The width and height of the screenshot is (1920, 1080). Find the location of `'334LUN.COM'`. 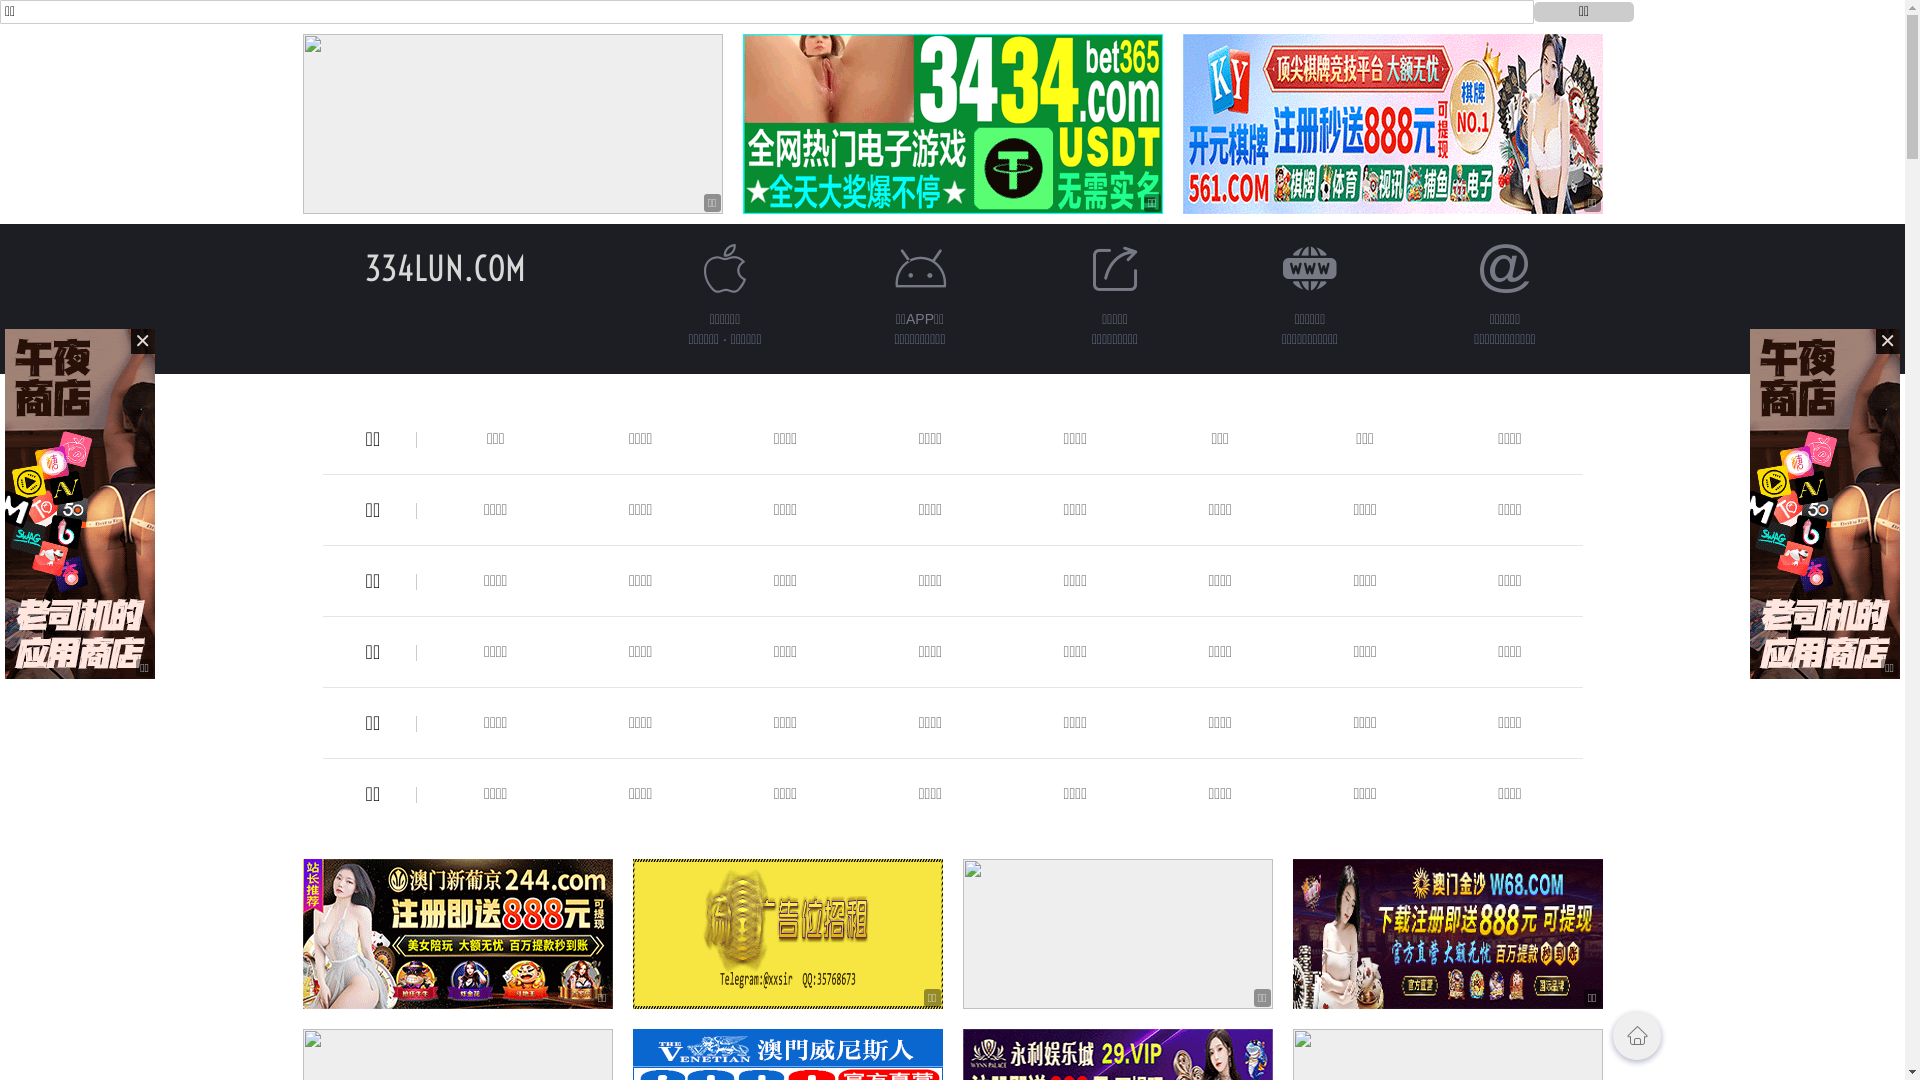

'334LUN.COM' is located at coordinates (444, 267).